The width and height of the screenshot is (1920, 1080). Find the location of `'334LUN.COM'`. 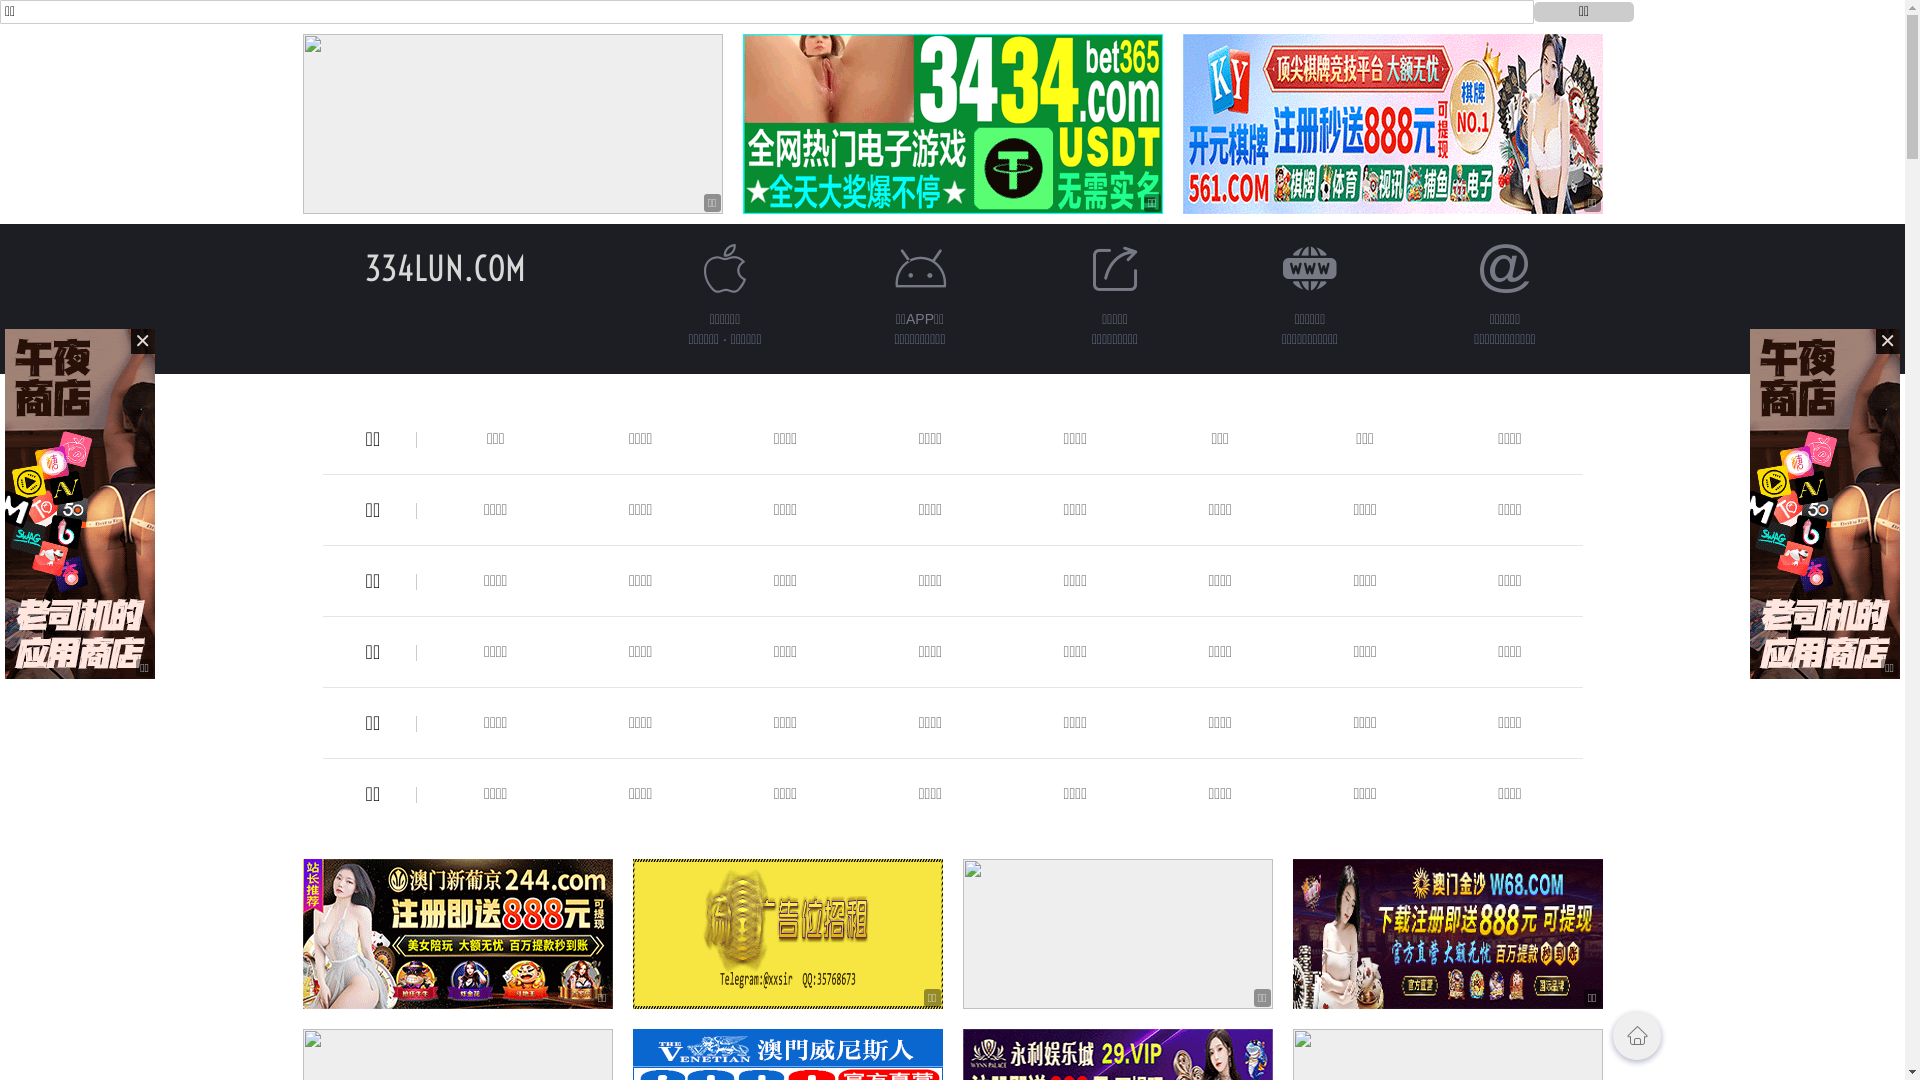

'334LUN.COM' is located at coordinates (444, 267).